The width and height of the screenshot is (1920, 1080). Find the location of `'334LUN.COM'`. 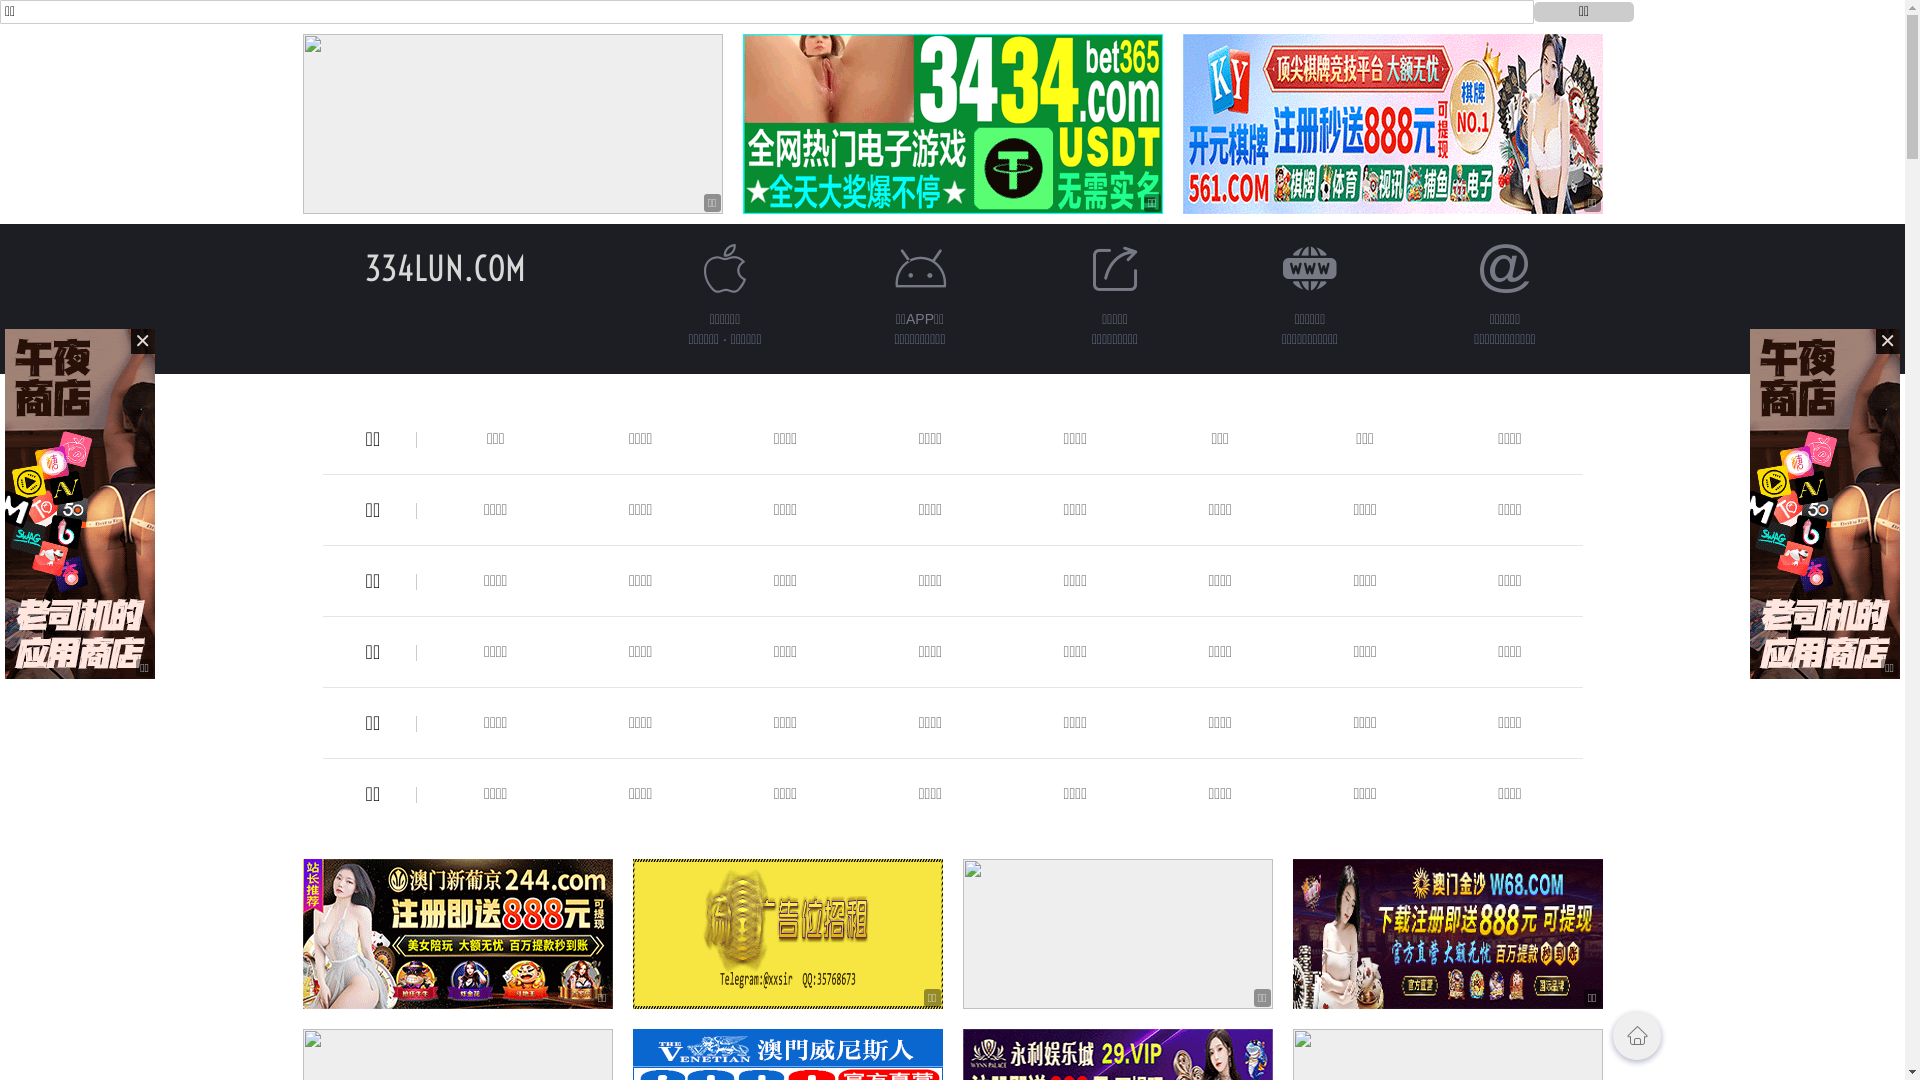

'334LUN.COM' is located at coordinates (444, 267).